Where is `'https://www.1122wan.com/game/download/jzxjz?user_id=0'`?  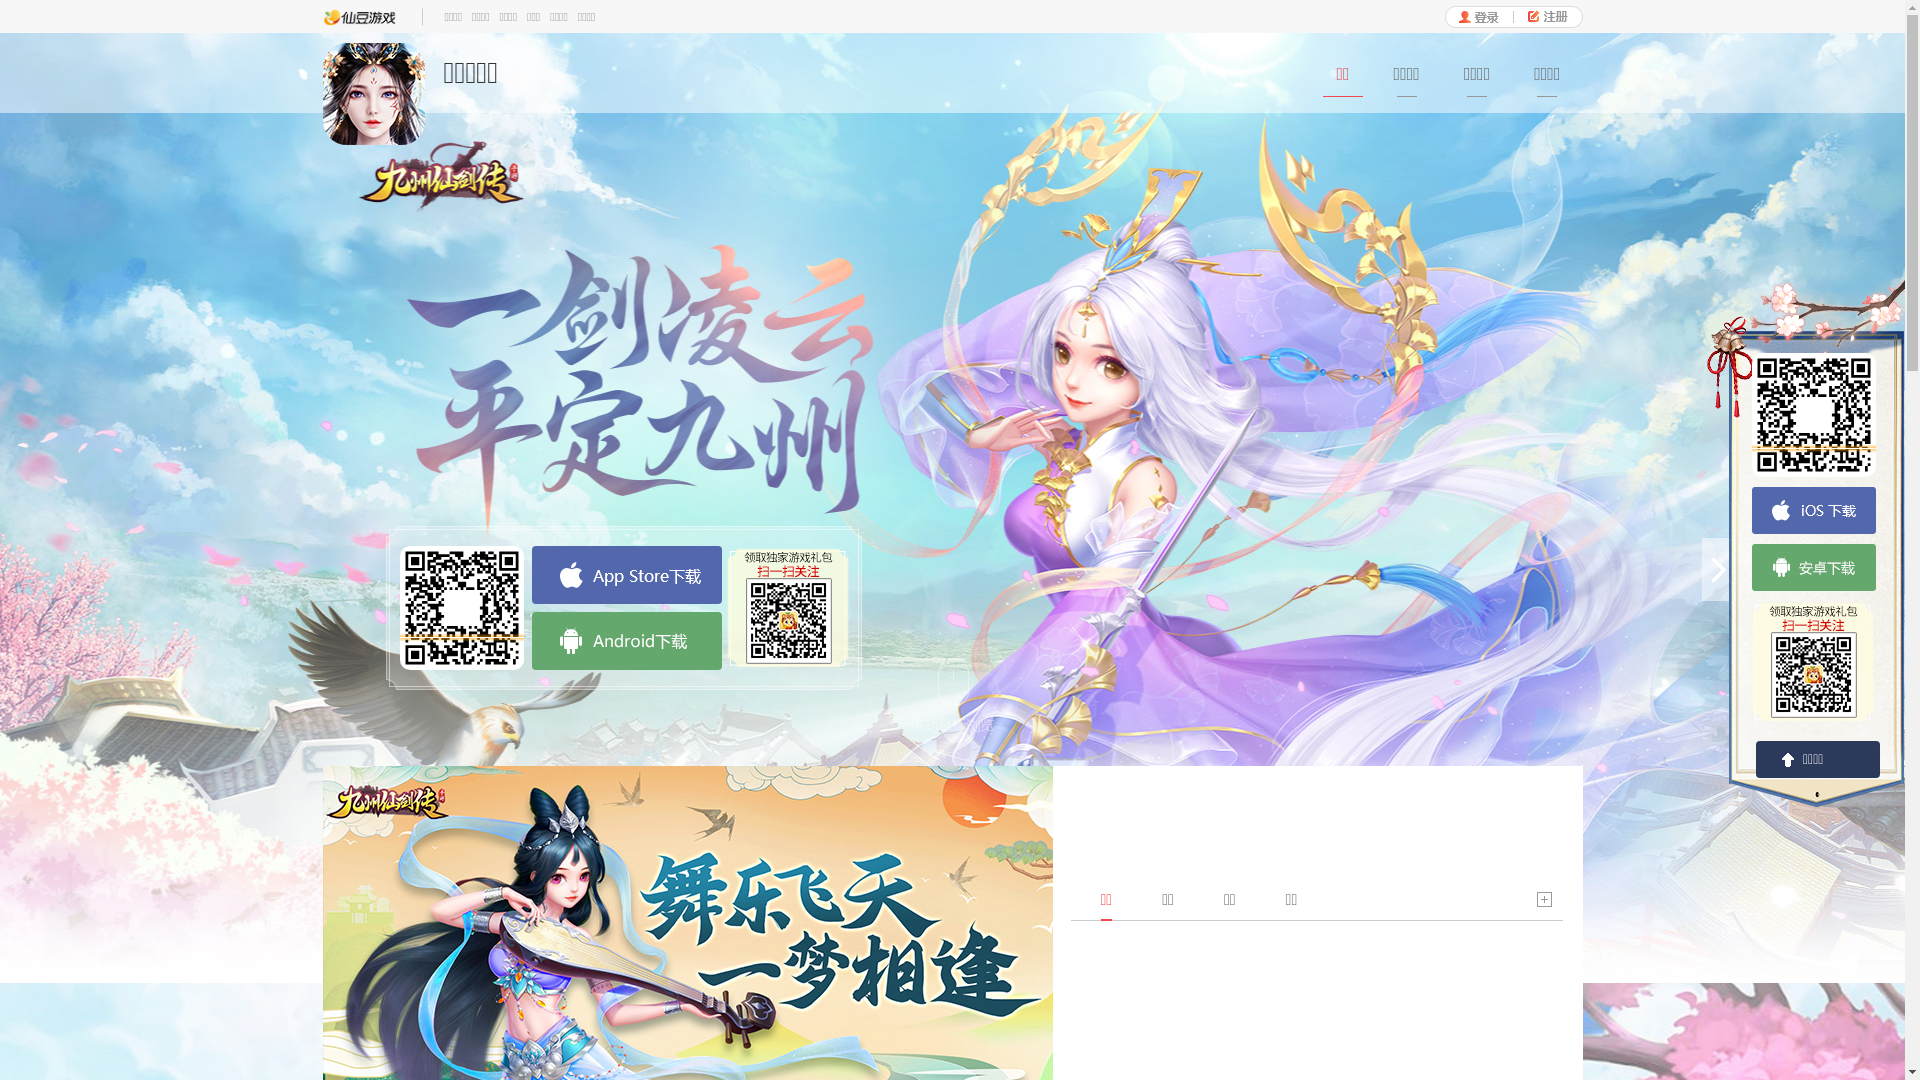 'https://www.1122wan.com/game/download/jzxjz?user_id=0' is located at coordinates (1814, 414).